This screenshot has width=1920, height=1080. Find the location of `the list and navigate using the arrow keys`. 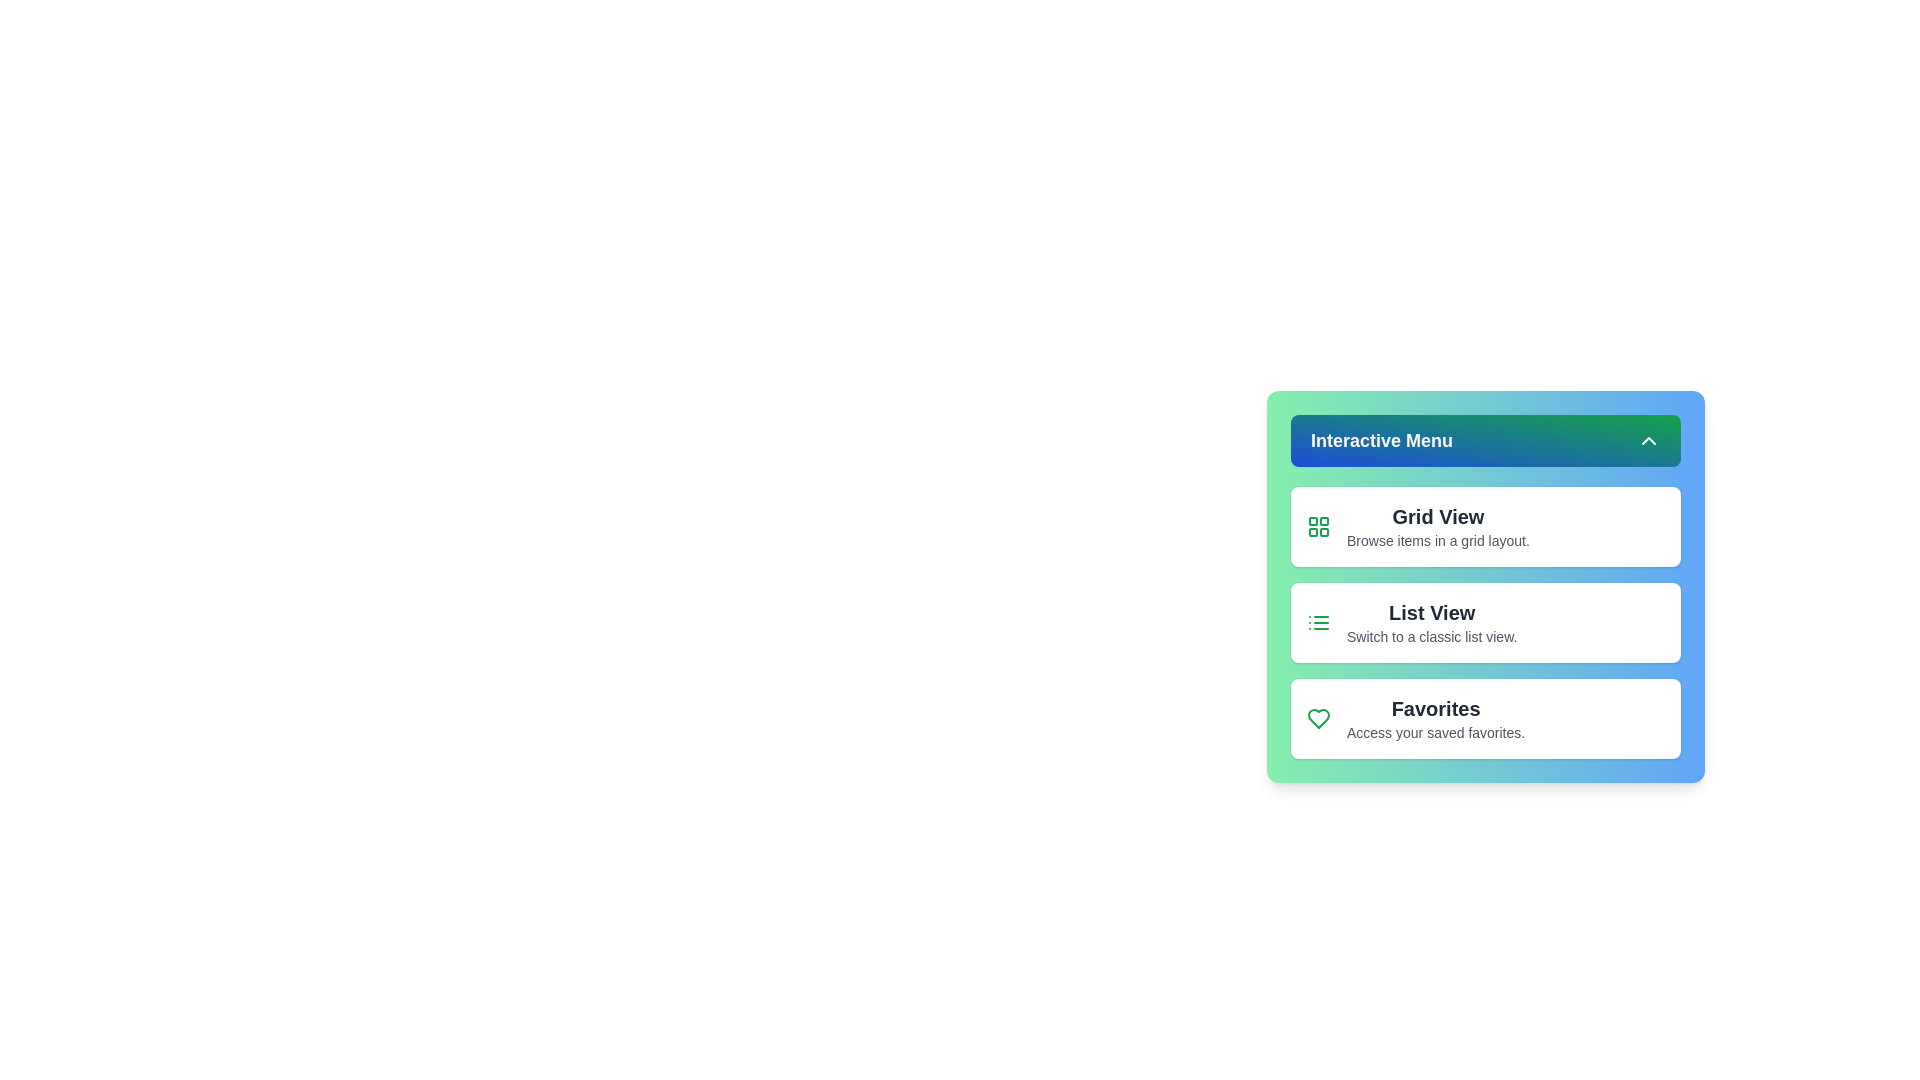

the list and navigate using the arrow keys is located at coordinates (1486, 526).